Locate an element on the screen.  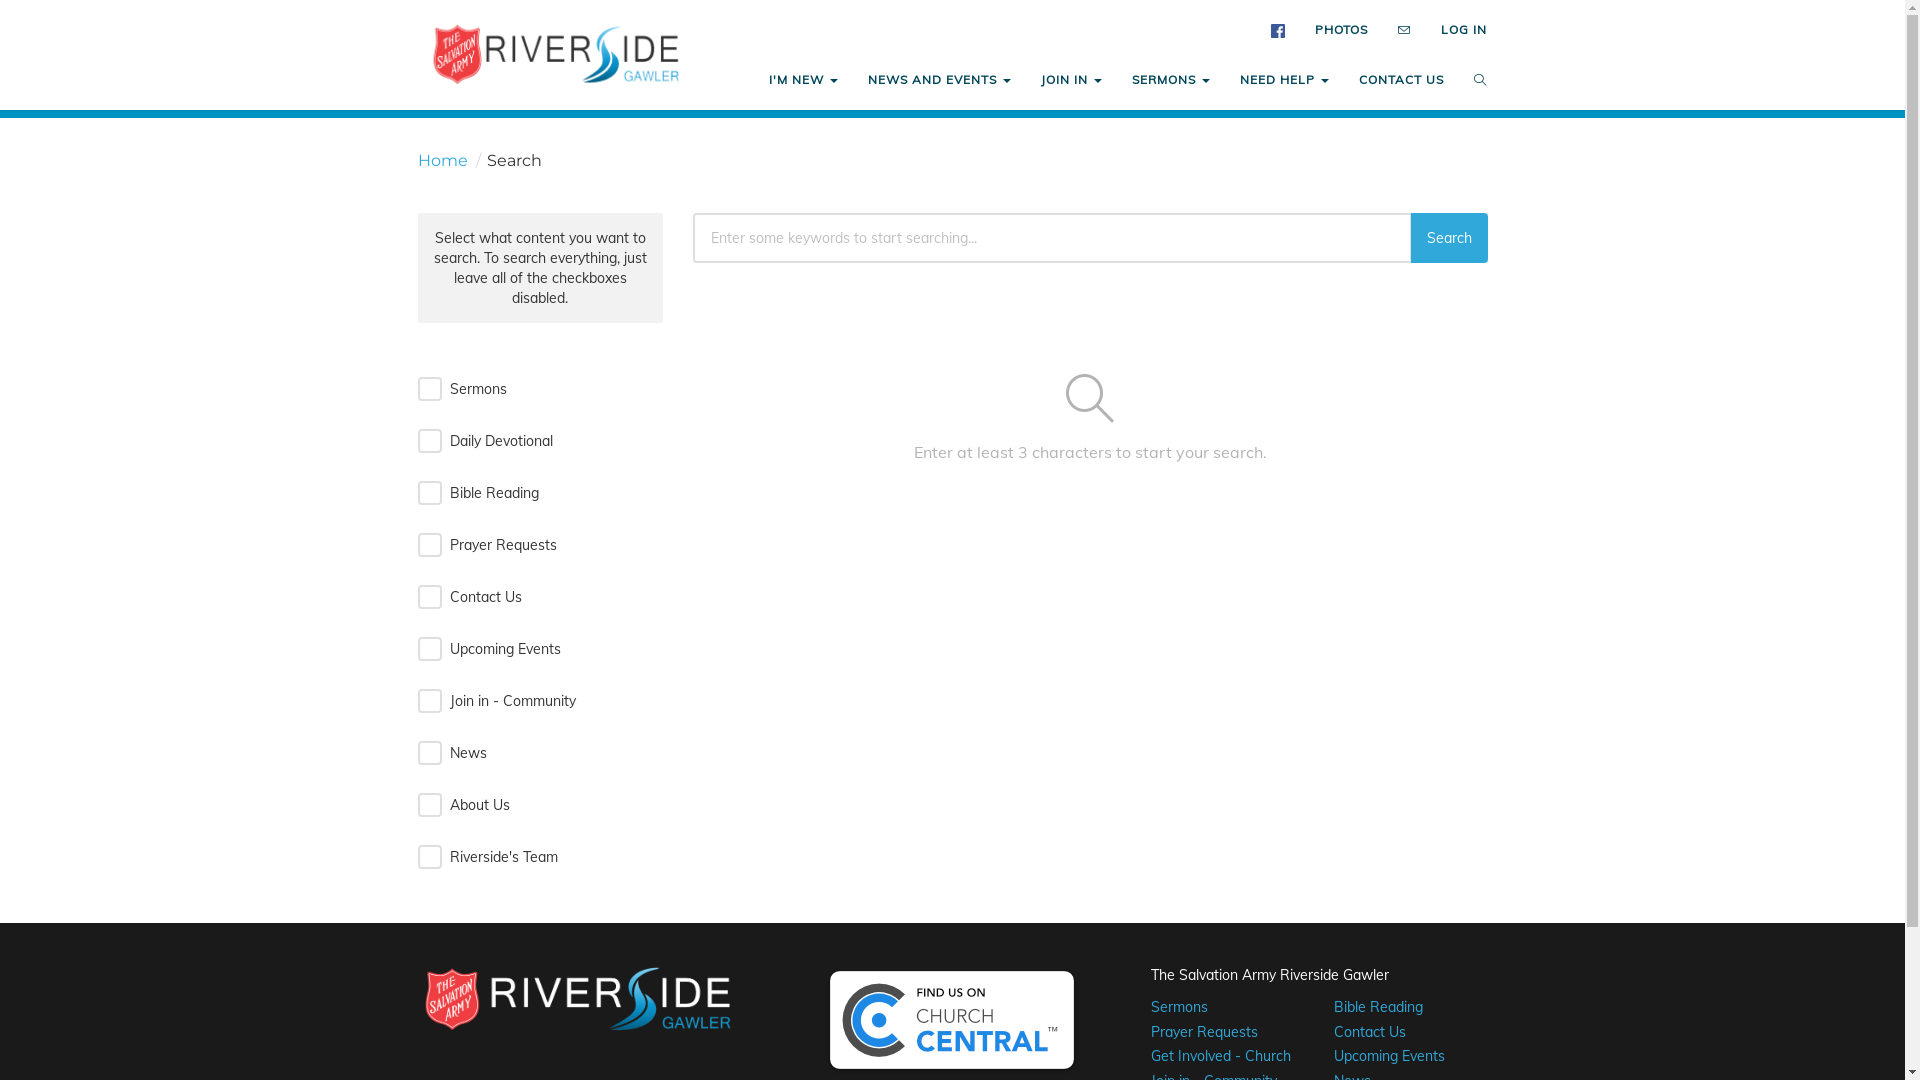
'Get Involved - Church' is located at coordinates (1219, 1055).